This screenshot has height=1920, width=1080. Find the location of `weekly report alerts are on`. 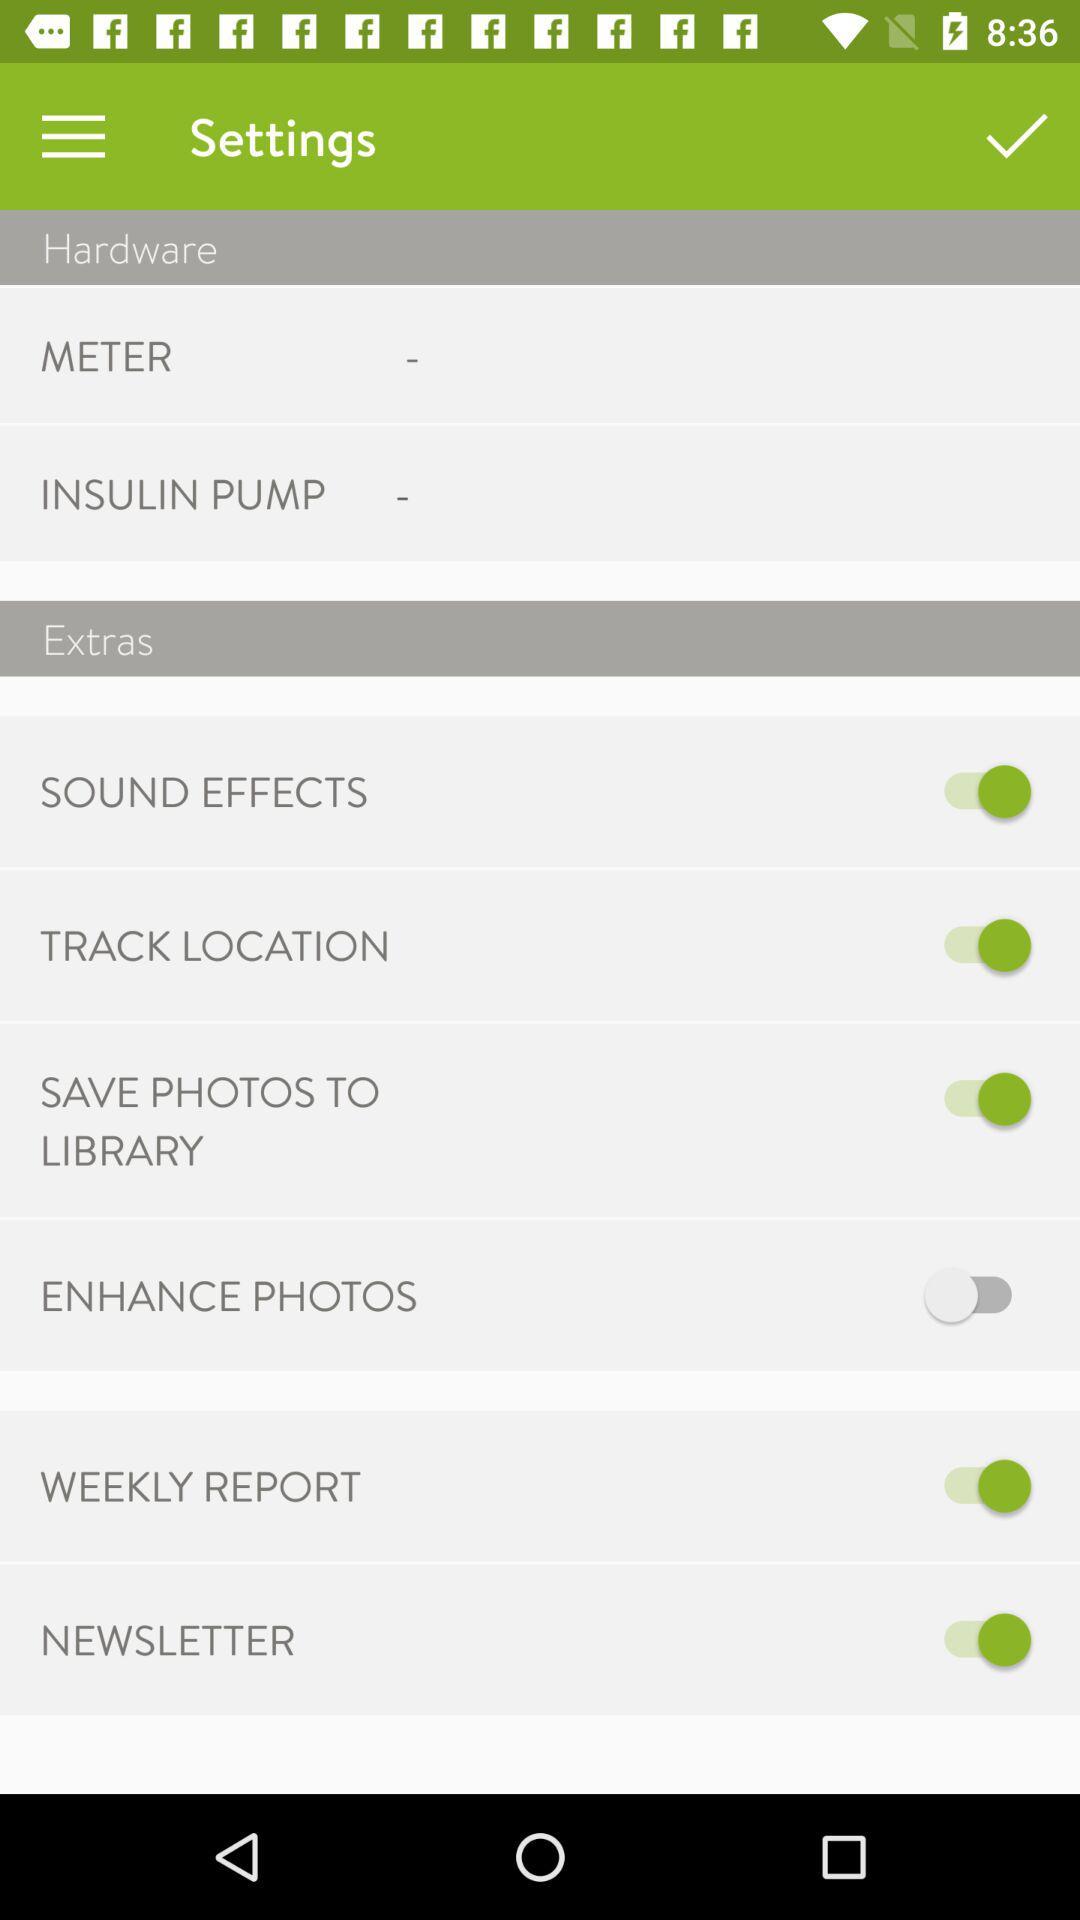

weekly report alerts are on is located at coordinates (747, 1486).